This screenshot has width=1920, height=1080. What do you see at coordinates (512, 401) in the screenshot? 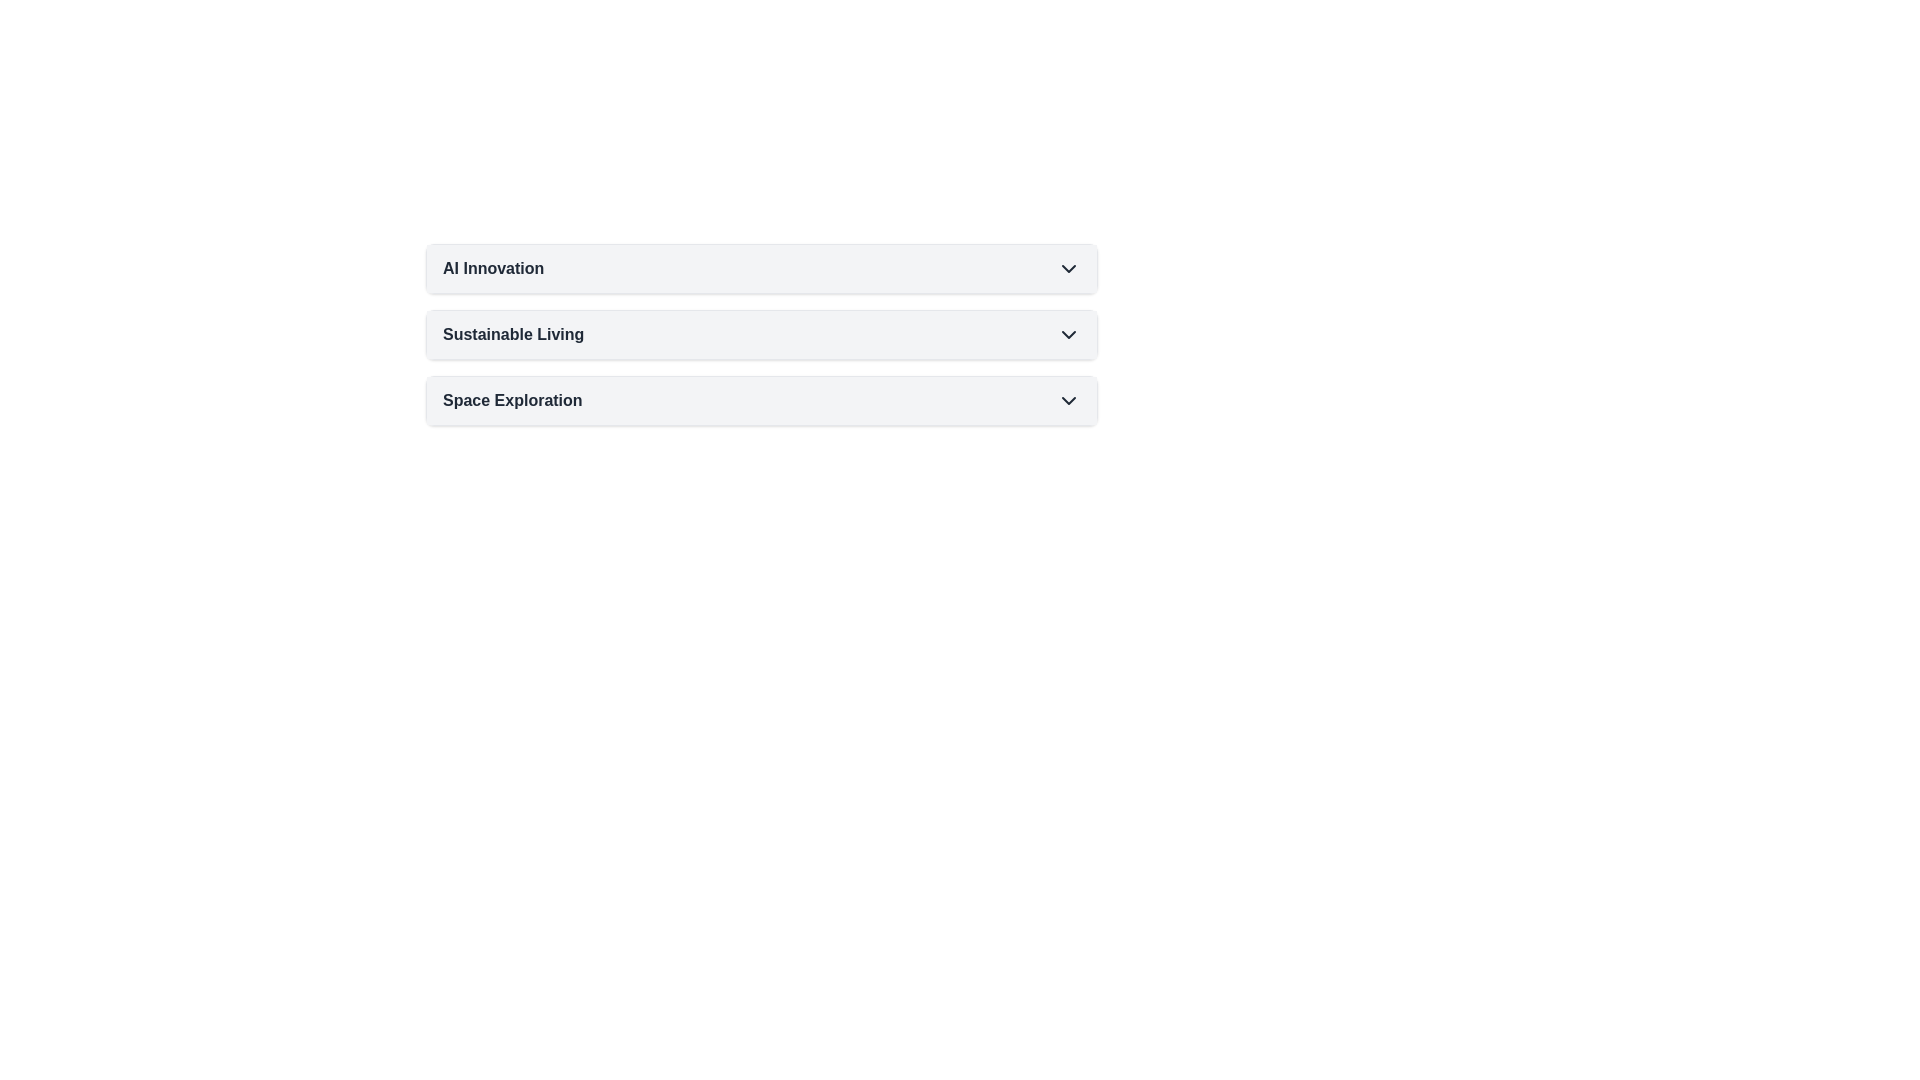
I see `the Text label located in the third section of the vertical list of collapsible items, positioned next to the dropdown arrow icon` at bounding box center [512, 401].